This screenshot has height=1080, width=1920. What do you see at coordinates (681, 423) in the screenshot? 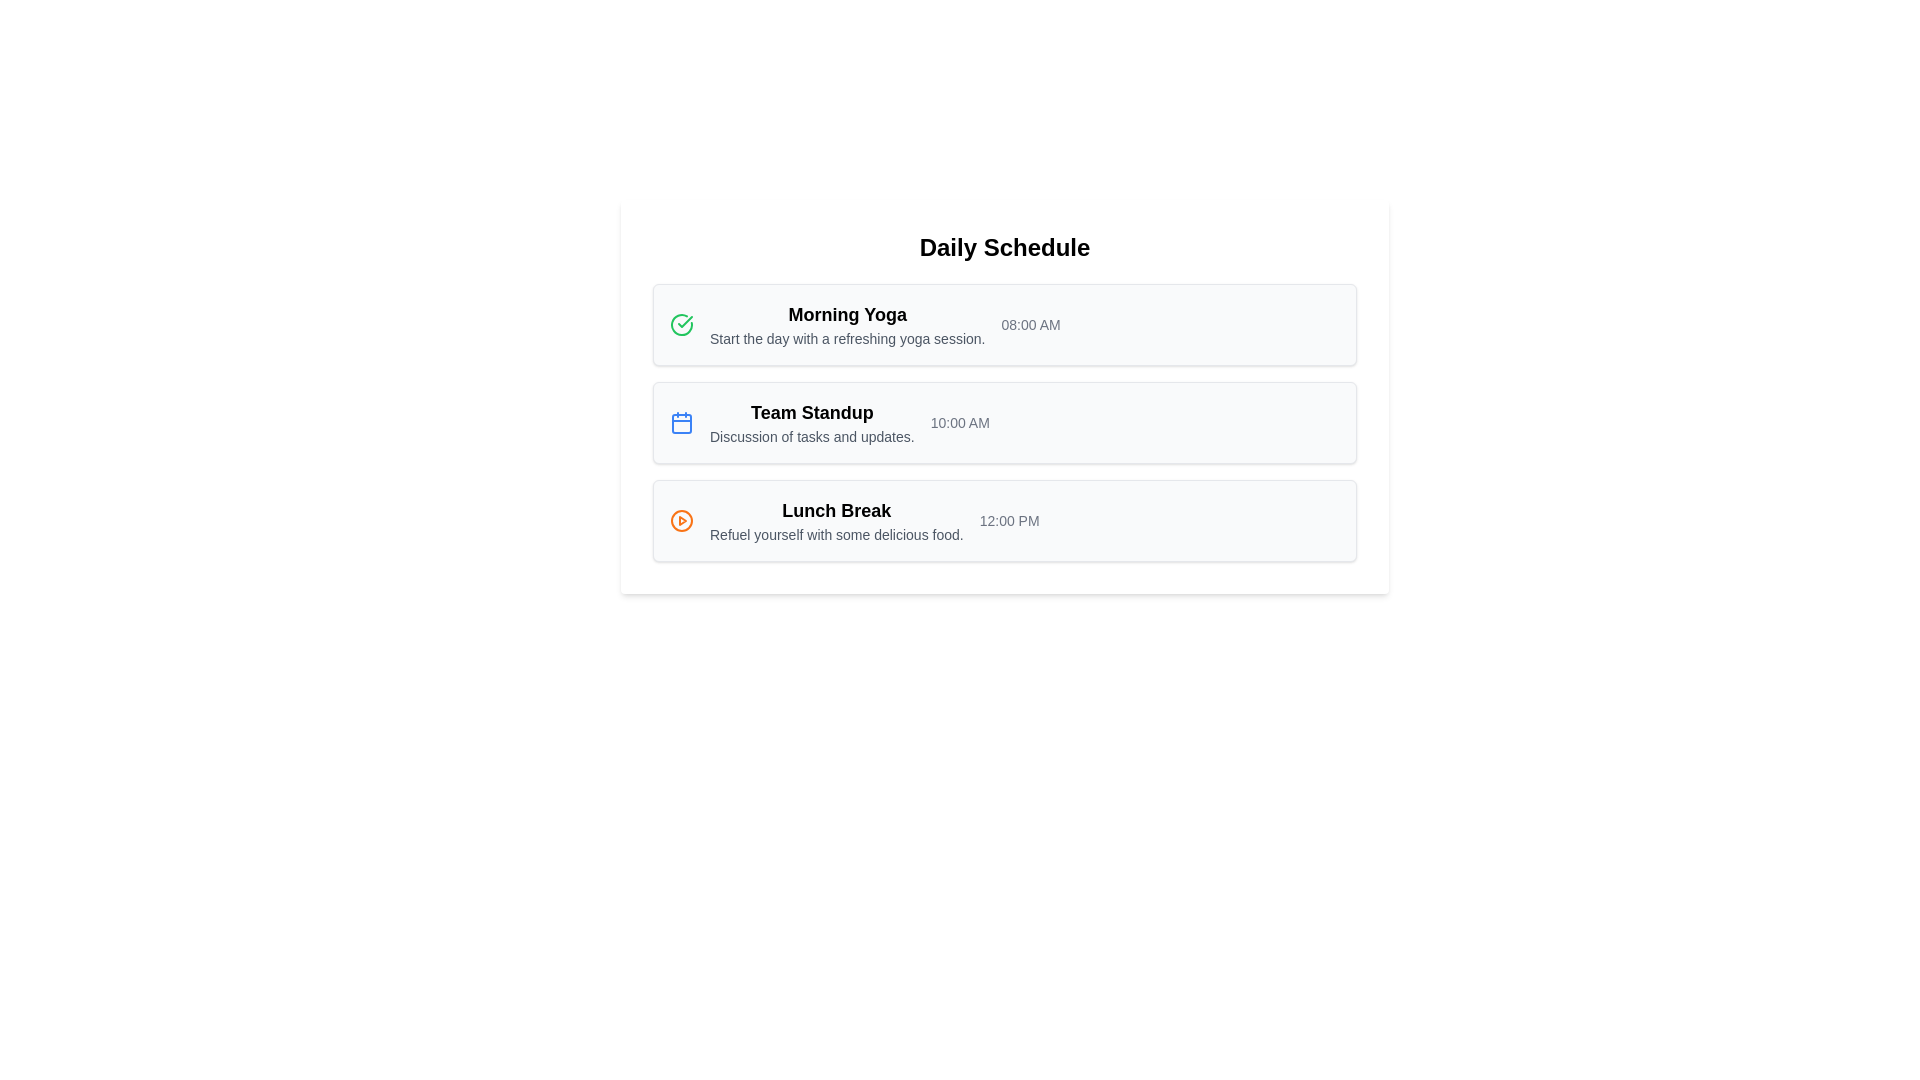
I see `the central part of the calendar icon, which serves as a visual component and is located to the left of the 'Team Standup' text` at bounding box center [681, 423].